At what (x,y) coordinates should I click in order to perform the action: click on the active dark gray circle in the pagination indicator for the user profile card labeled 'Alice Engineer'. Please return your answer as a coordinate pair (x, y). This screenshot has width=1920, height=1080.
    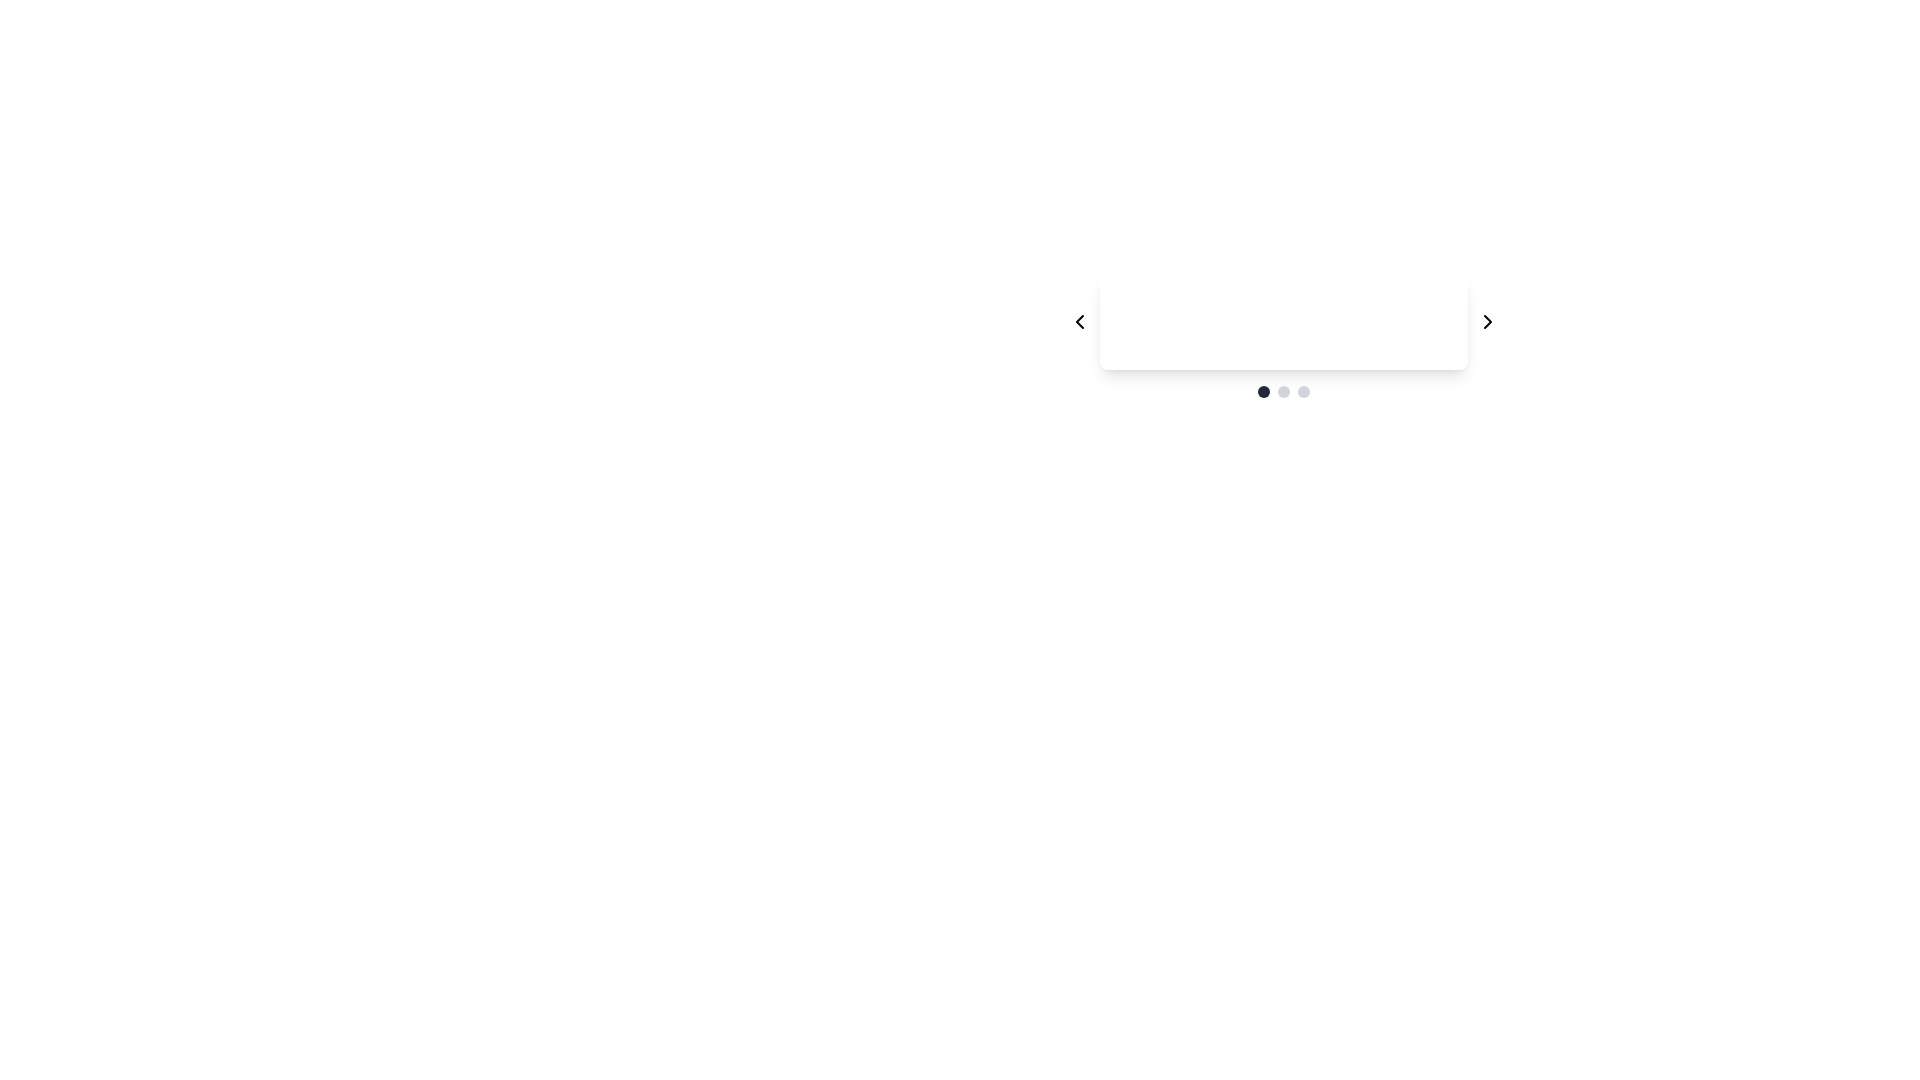
    Looking at the image, I should click on (1283, 392).